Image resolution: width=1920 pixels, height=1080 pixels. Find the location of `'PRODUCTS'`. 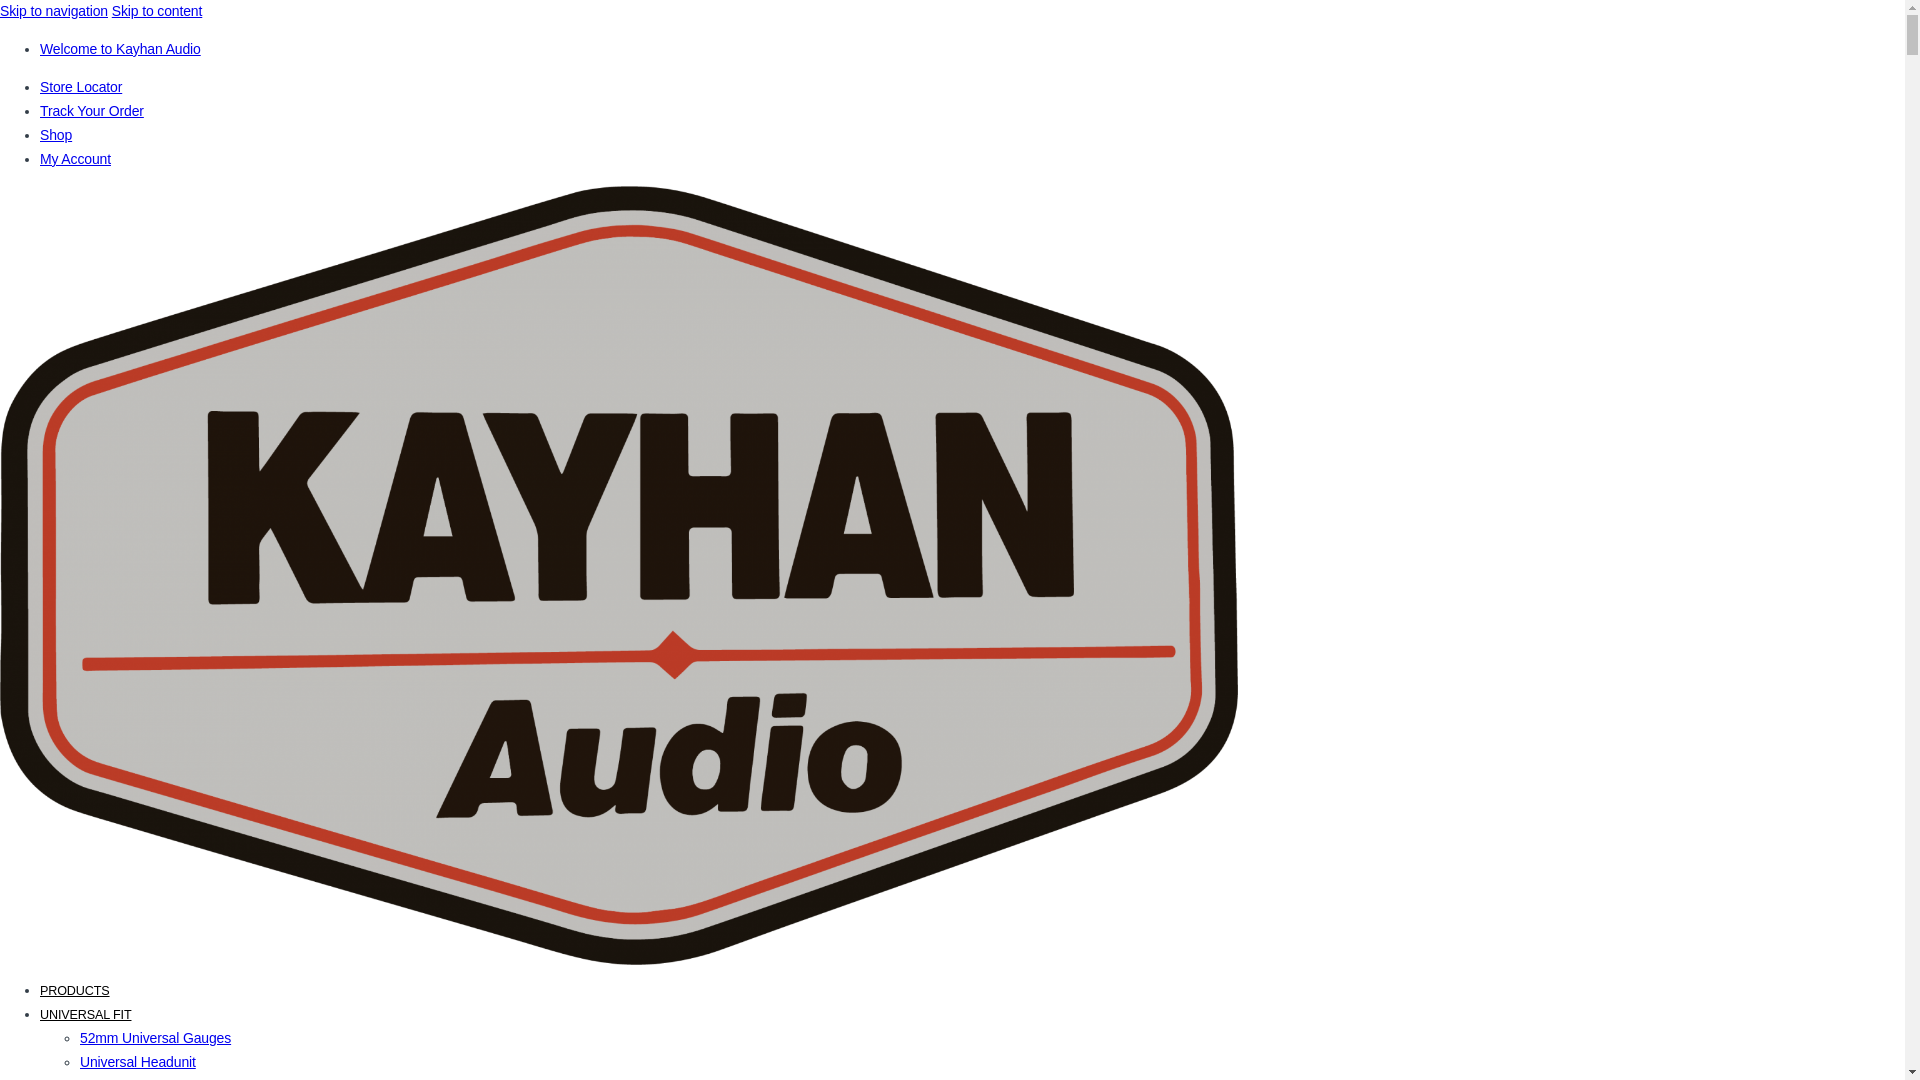

'PRODUCTS' is located at coordinates (39, 991).